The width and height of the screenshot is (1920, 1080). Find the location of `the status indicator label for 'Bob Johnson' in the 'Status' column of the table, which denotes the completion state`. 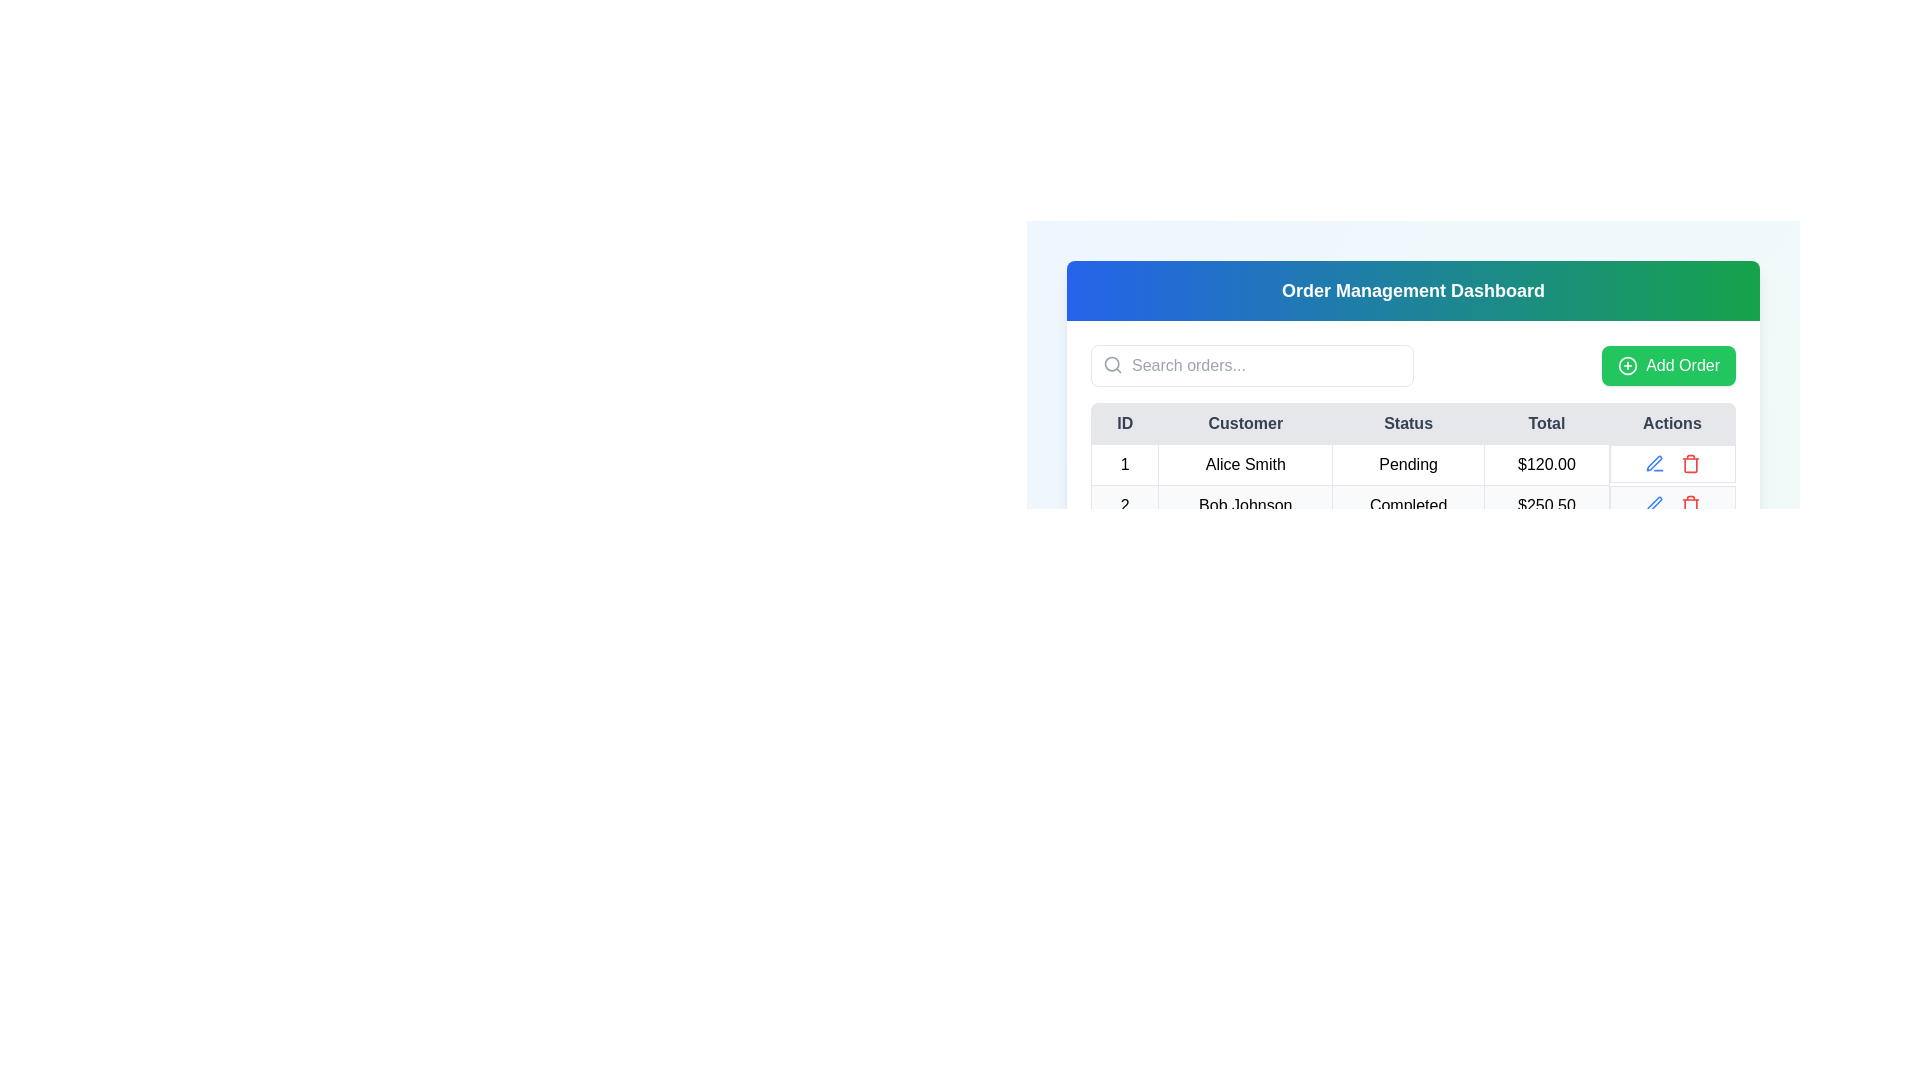

the status indicator label for 'Bob Johnson' in the 'Status' column of the table, which denotes the completion state is located at coordinates (1407, 504).